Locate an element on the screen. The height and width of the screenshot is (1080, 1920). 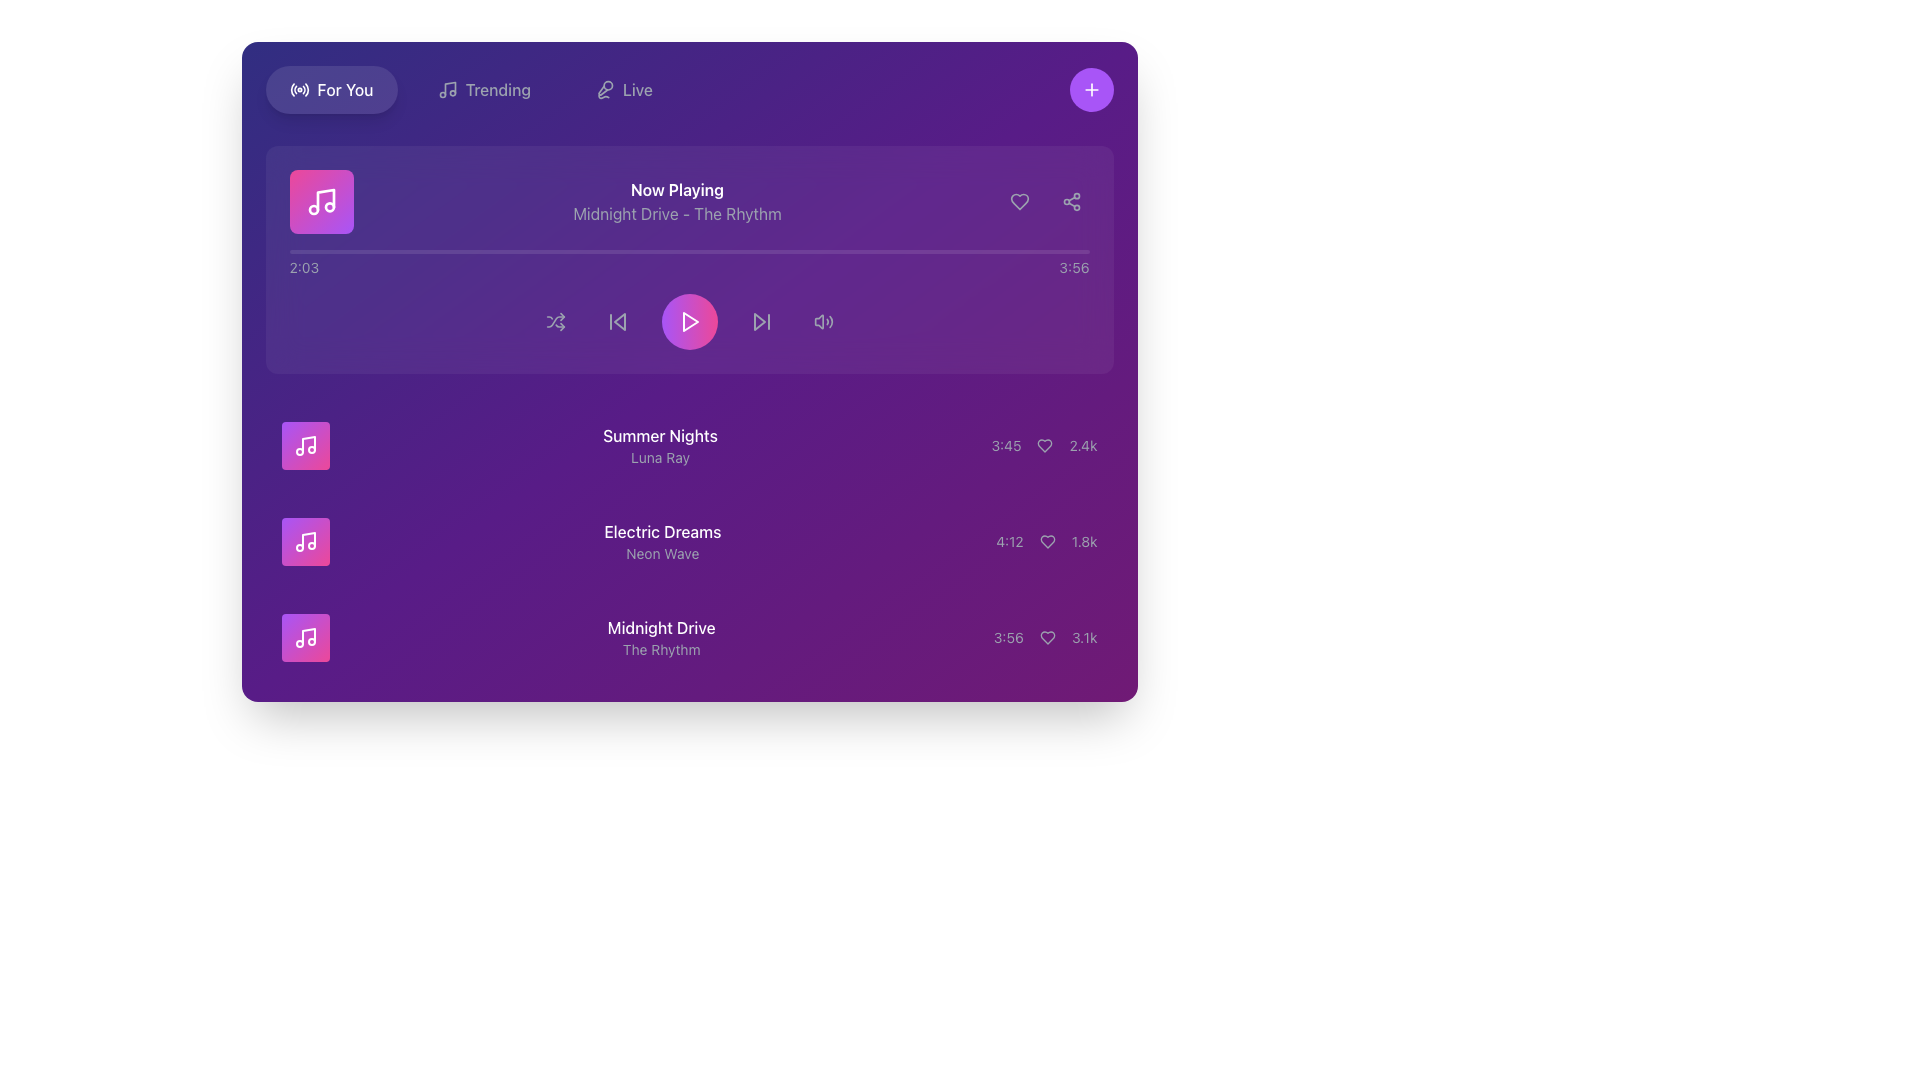
the skip-to-previous button located in the Now Playing section, positioned to the right of the shuffle icon and to the left of the play button is located at coordinates (616, 320).